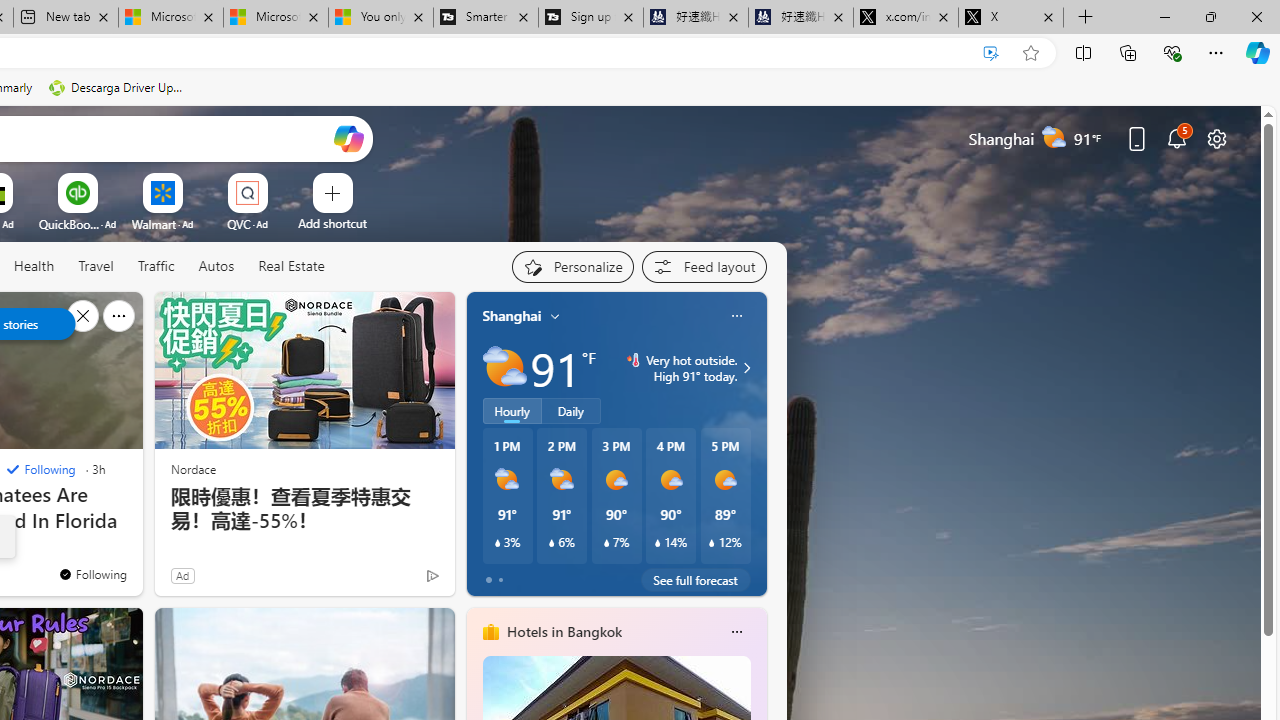 The image size is (1280, 720). I want to click on 'Traffic', so click(155, 266).